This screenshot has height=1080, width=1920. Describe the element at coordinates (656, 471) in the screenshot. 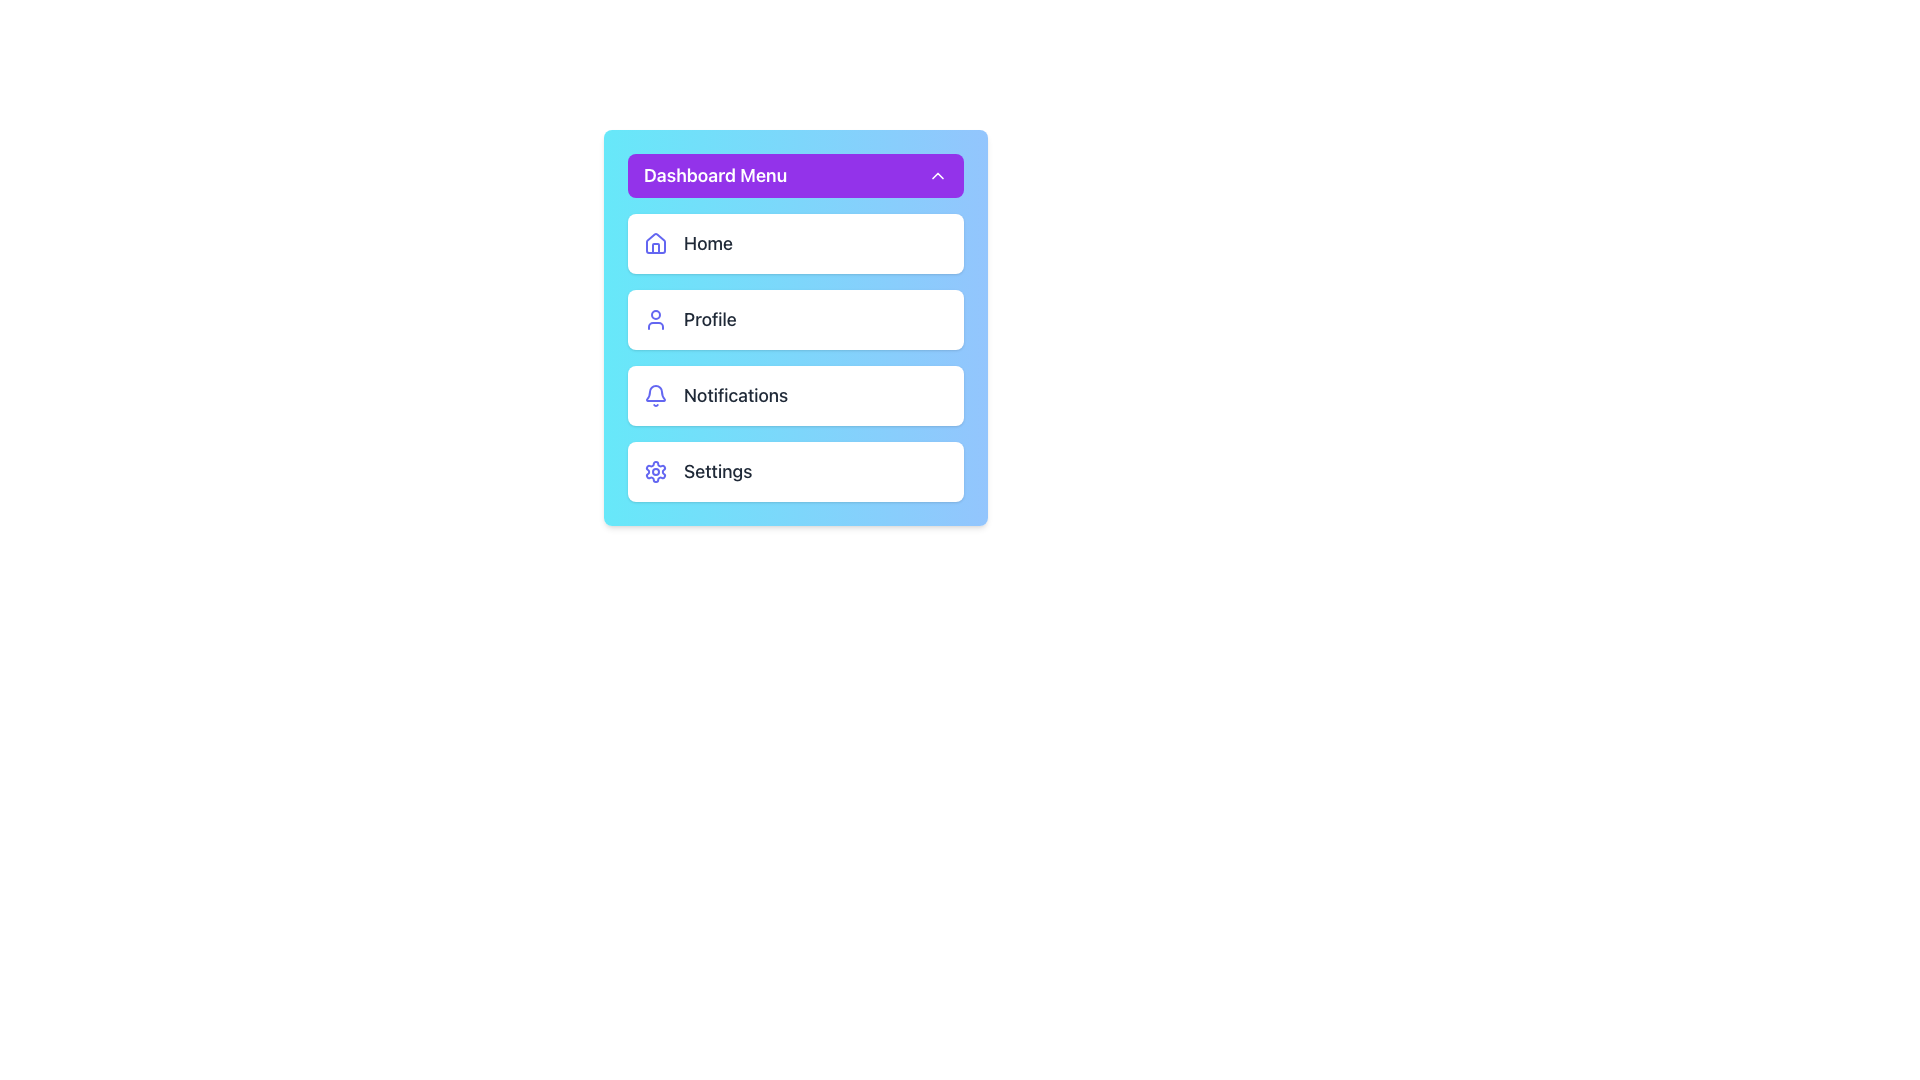

I see `the indigo gear icon representing the 'Settings' option in the menu, which is styled with a shadow and rounded edges` at that location.